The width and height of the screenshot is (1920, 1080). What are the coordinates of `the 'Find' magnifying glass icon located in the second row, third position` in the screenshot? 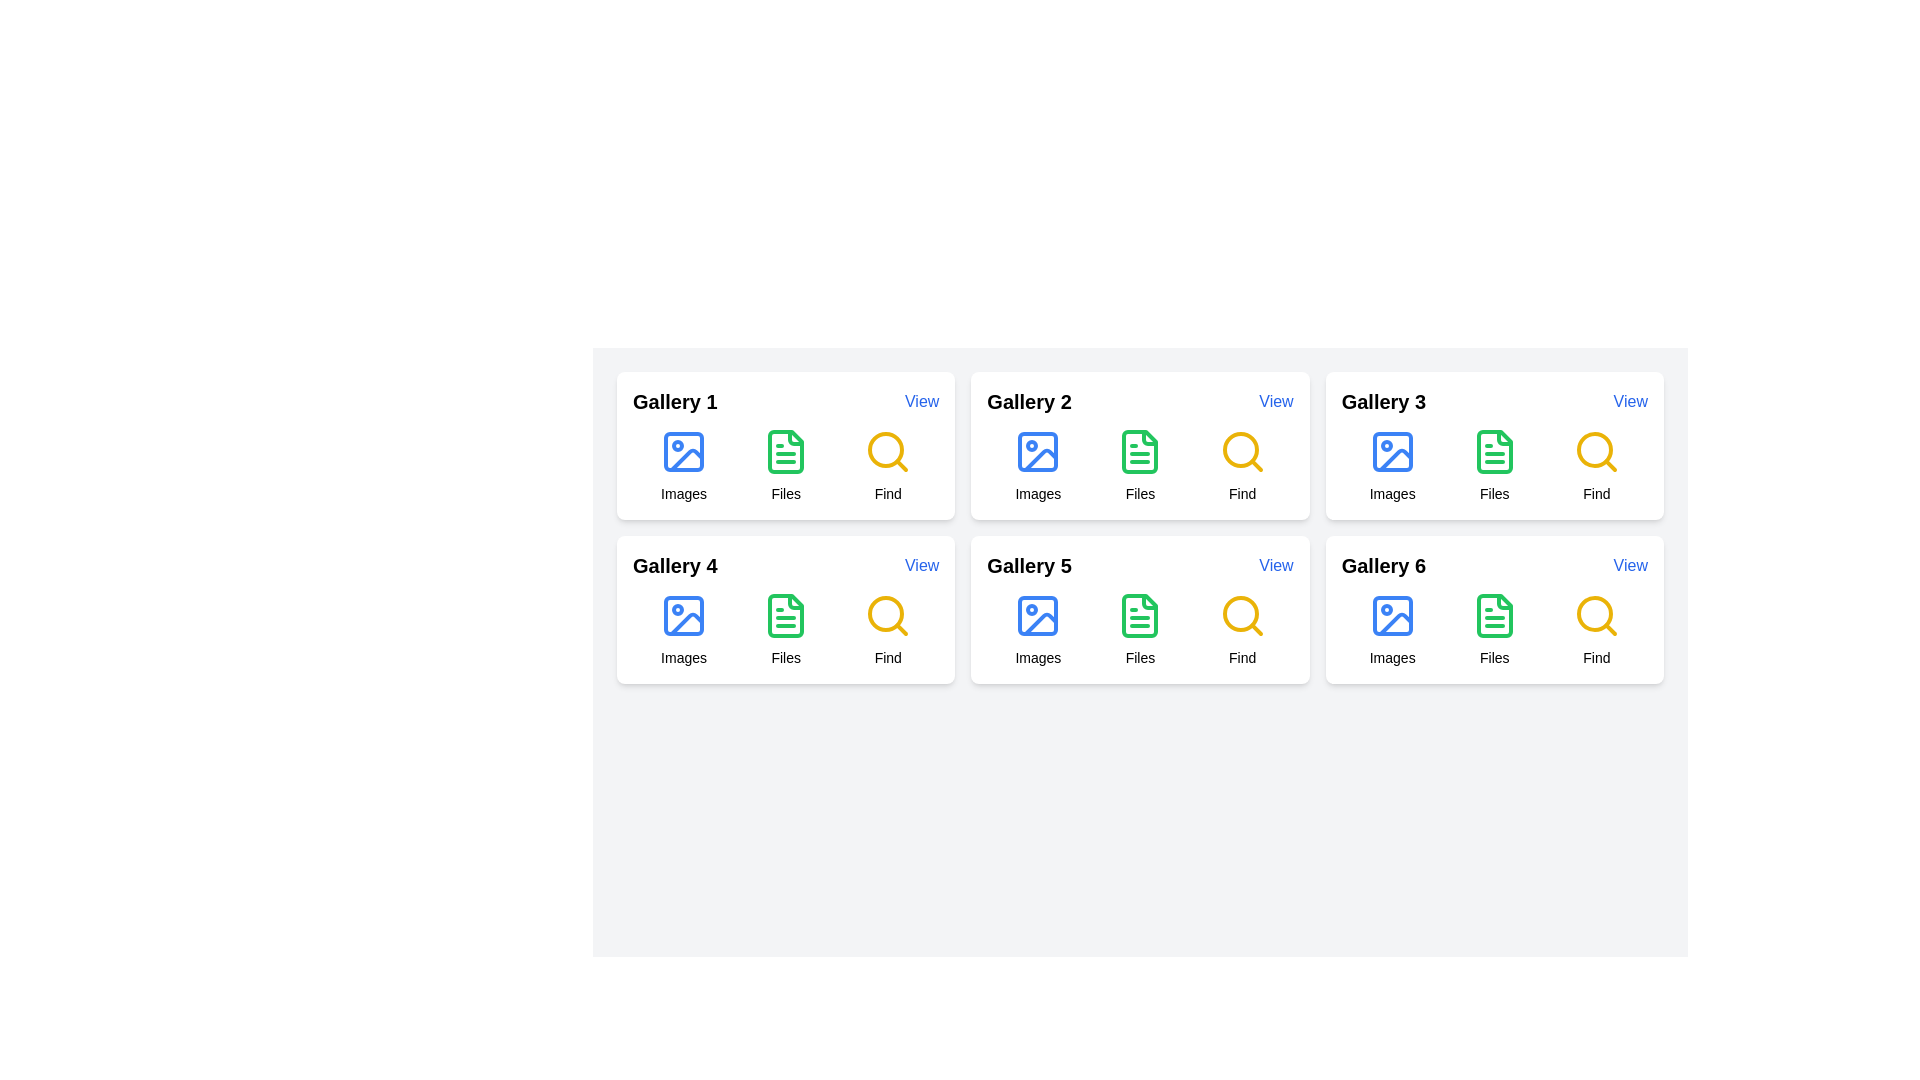 It's located at (1241, 451).